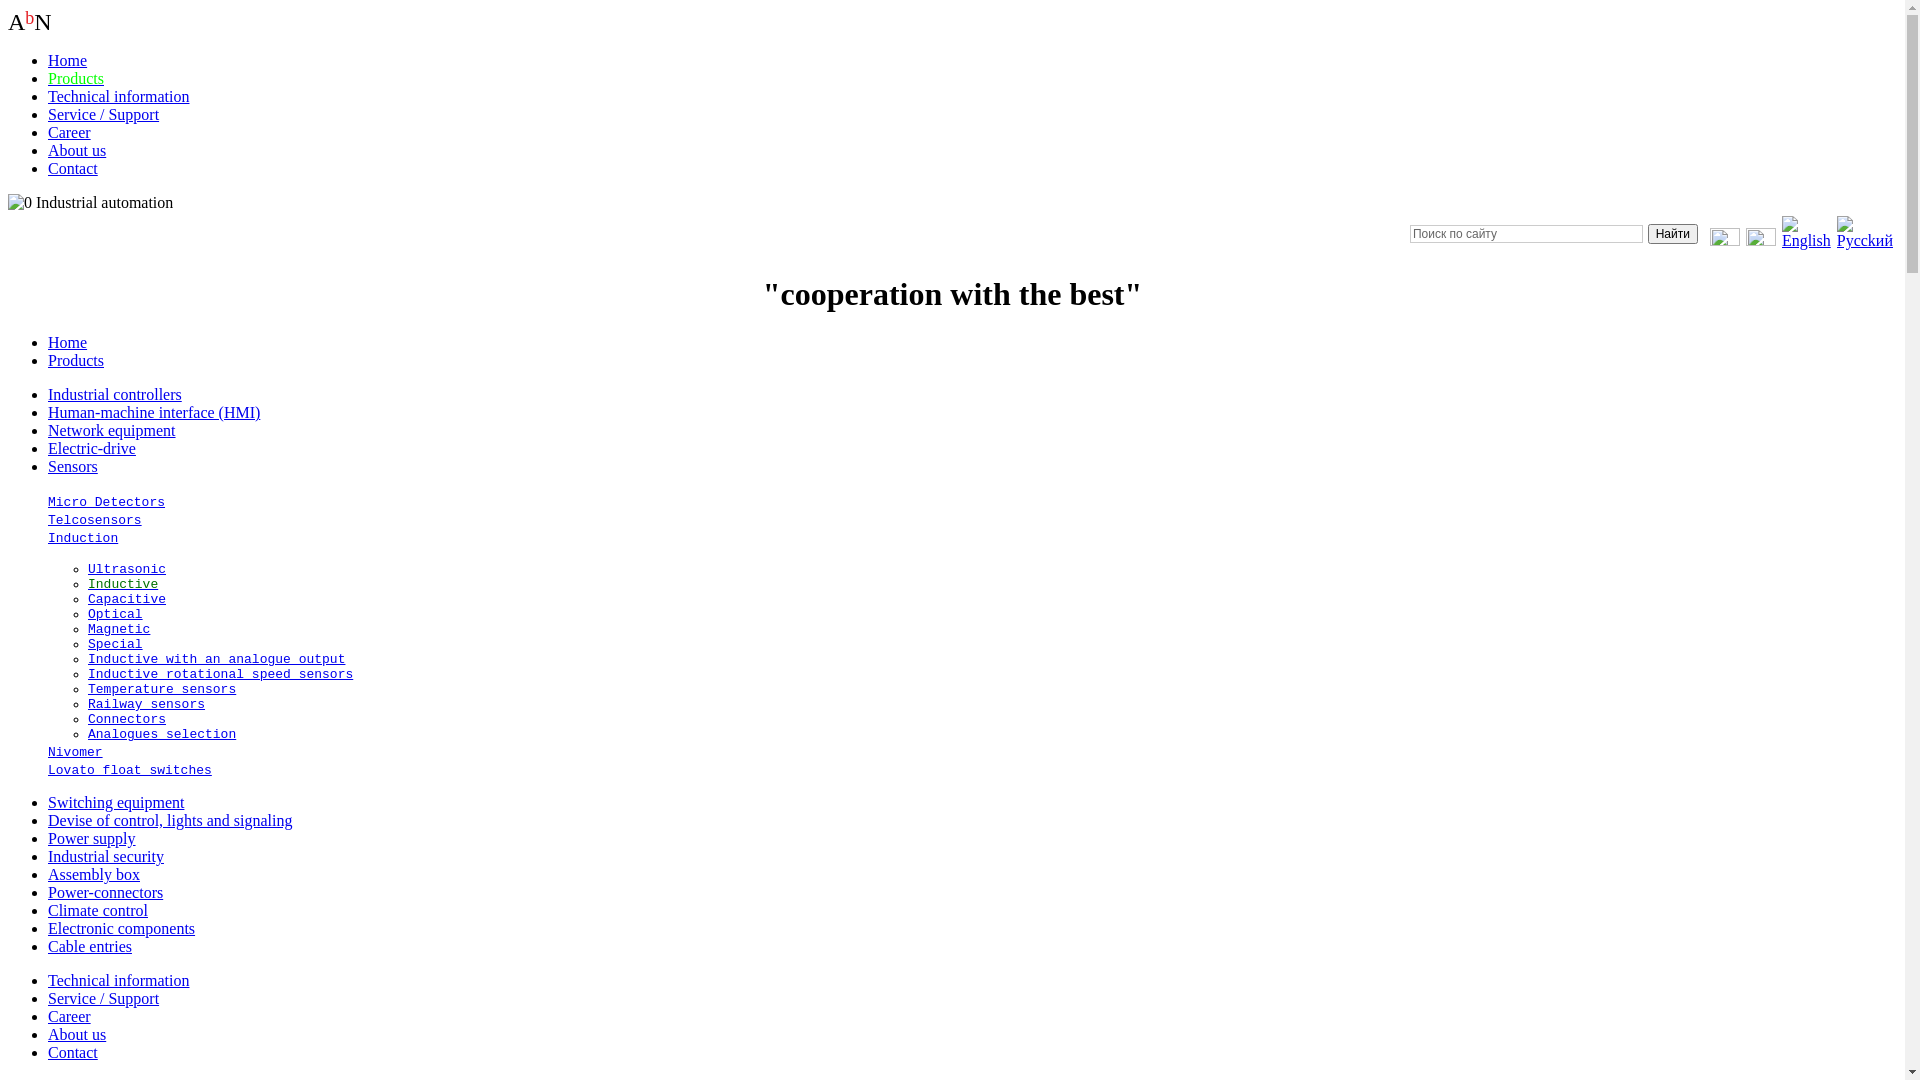 The width and height of the screenshot is (1920, 1080). I want to click on 'Career', so click(69, 1016).